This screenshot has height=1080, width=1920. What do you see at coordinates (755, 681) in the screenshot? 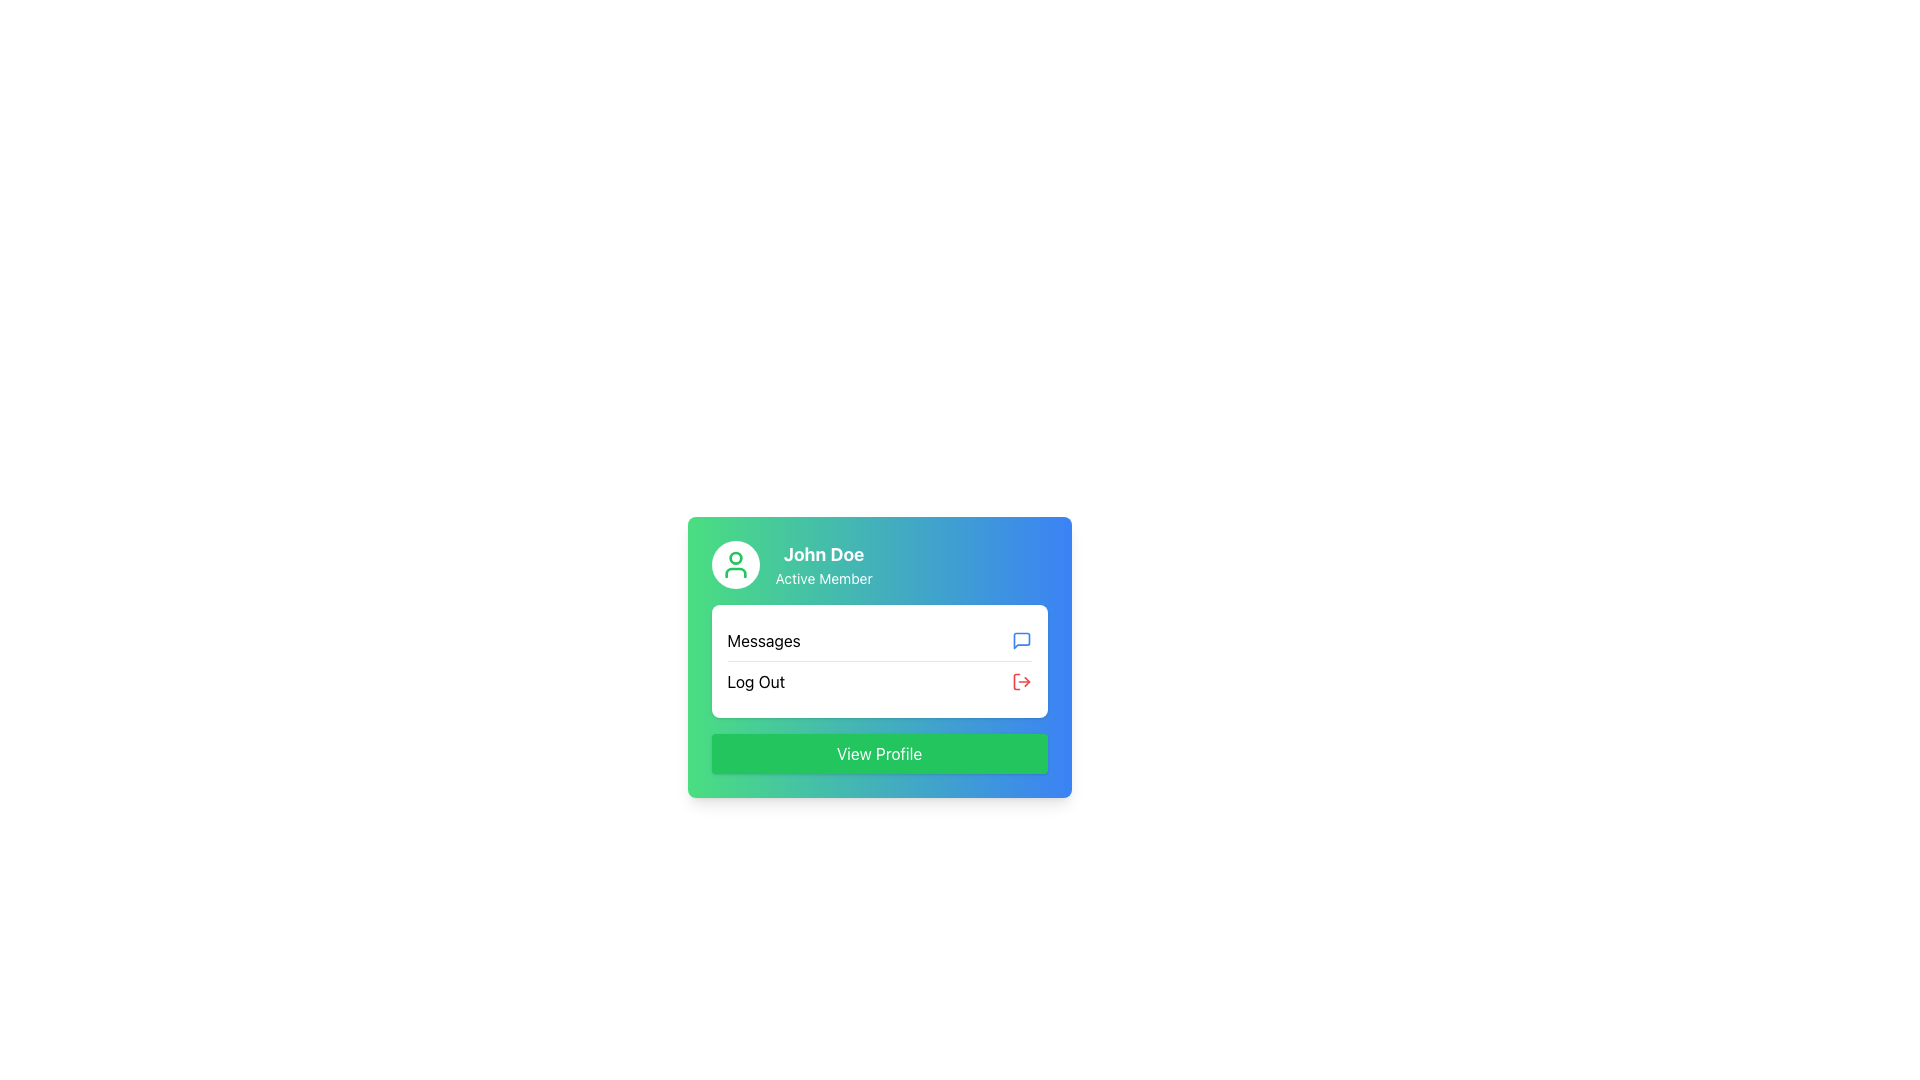
I see `the 'Log Out' text label, which is displayed in black font and positioned within a card interface under the 'Messages' label` at bounding box center [755, 681].